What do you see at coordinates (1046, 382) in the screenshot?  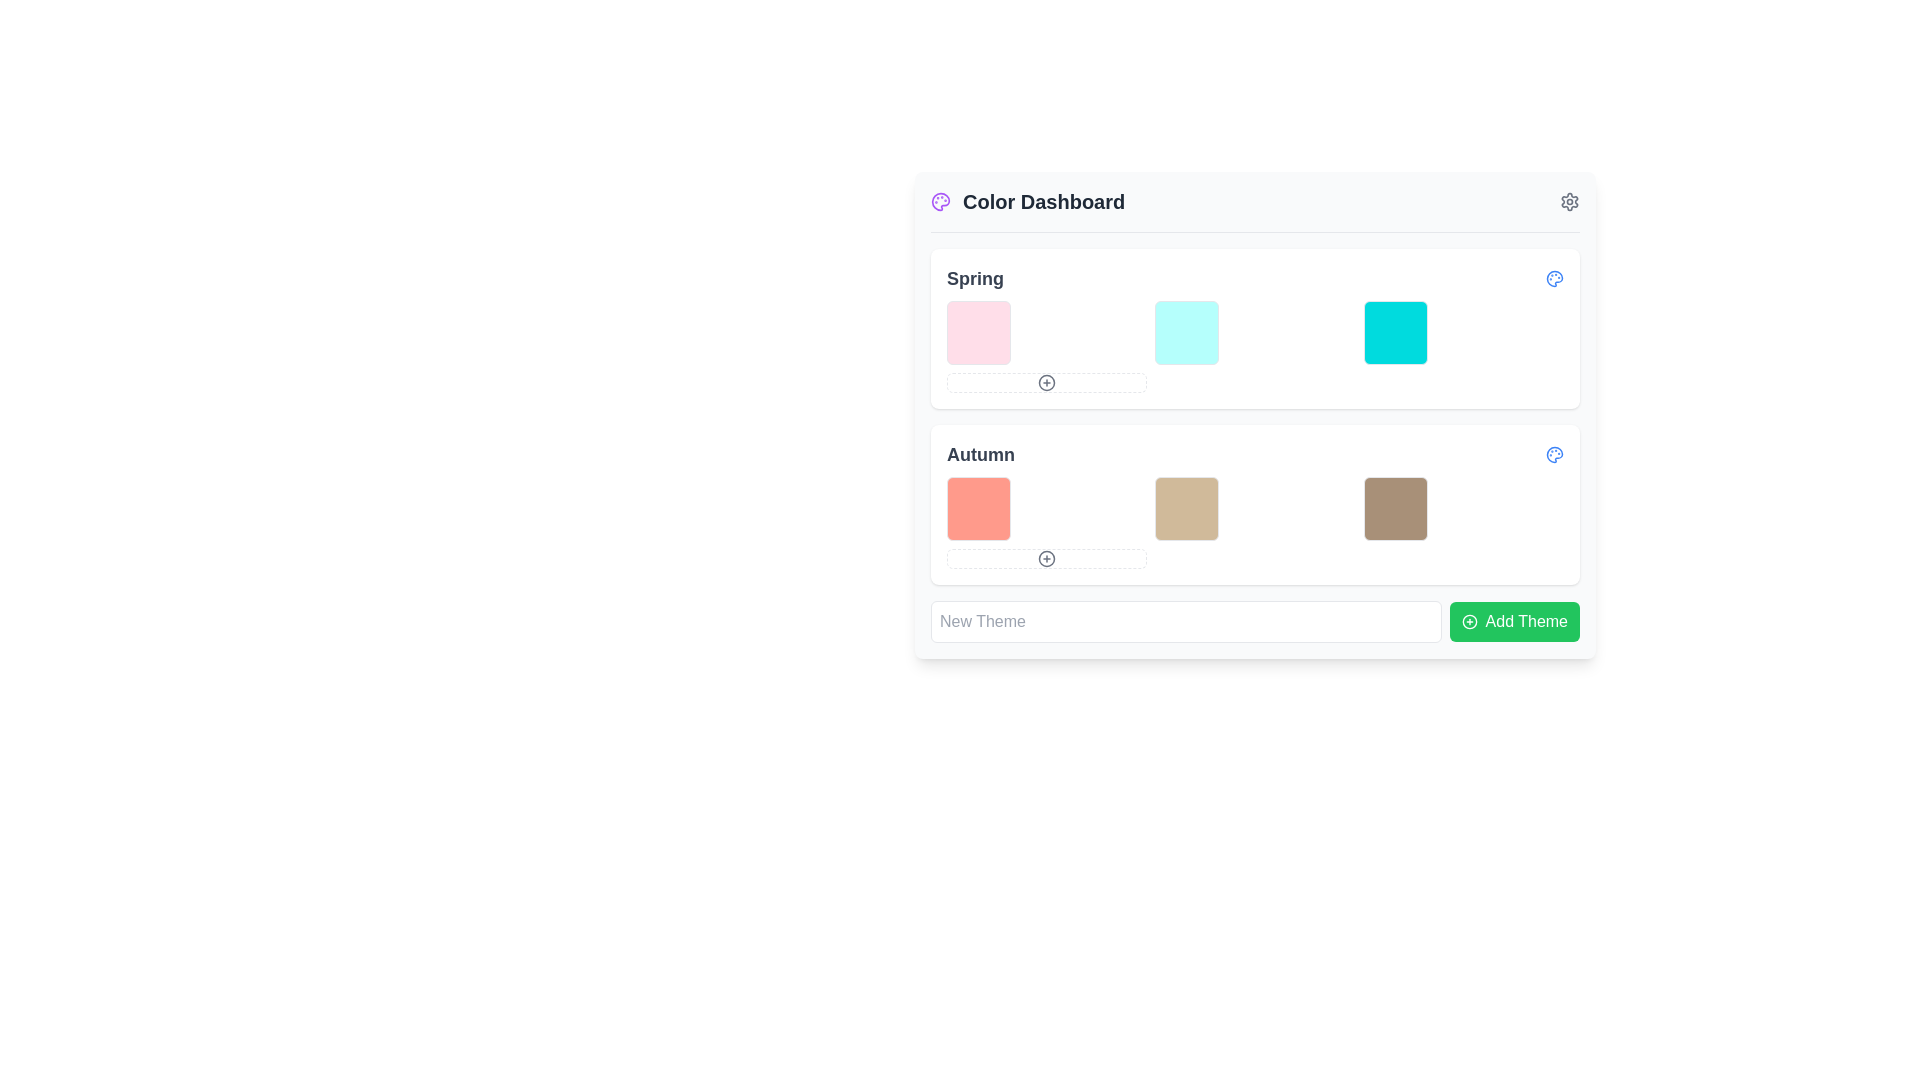 I see `the 'Add' button represented by the circle element in the 'Spring' section to trigger the action of adding a new component` at bounding box center [1046, 382].